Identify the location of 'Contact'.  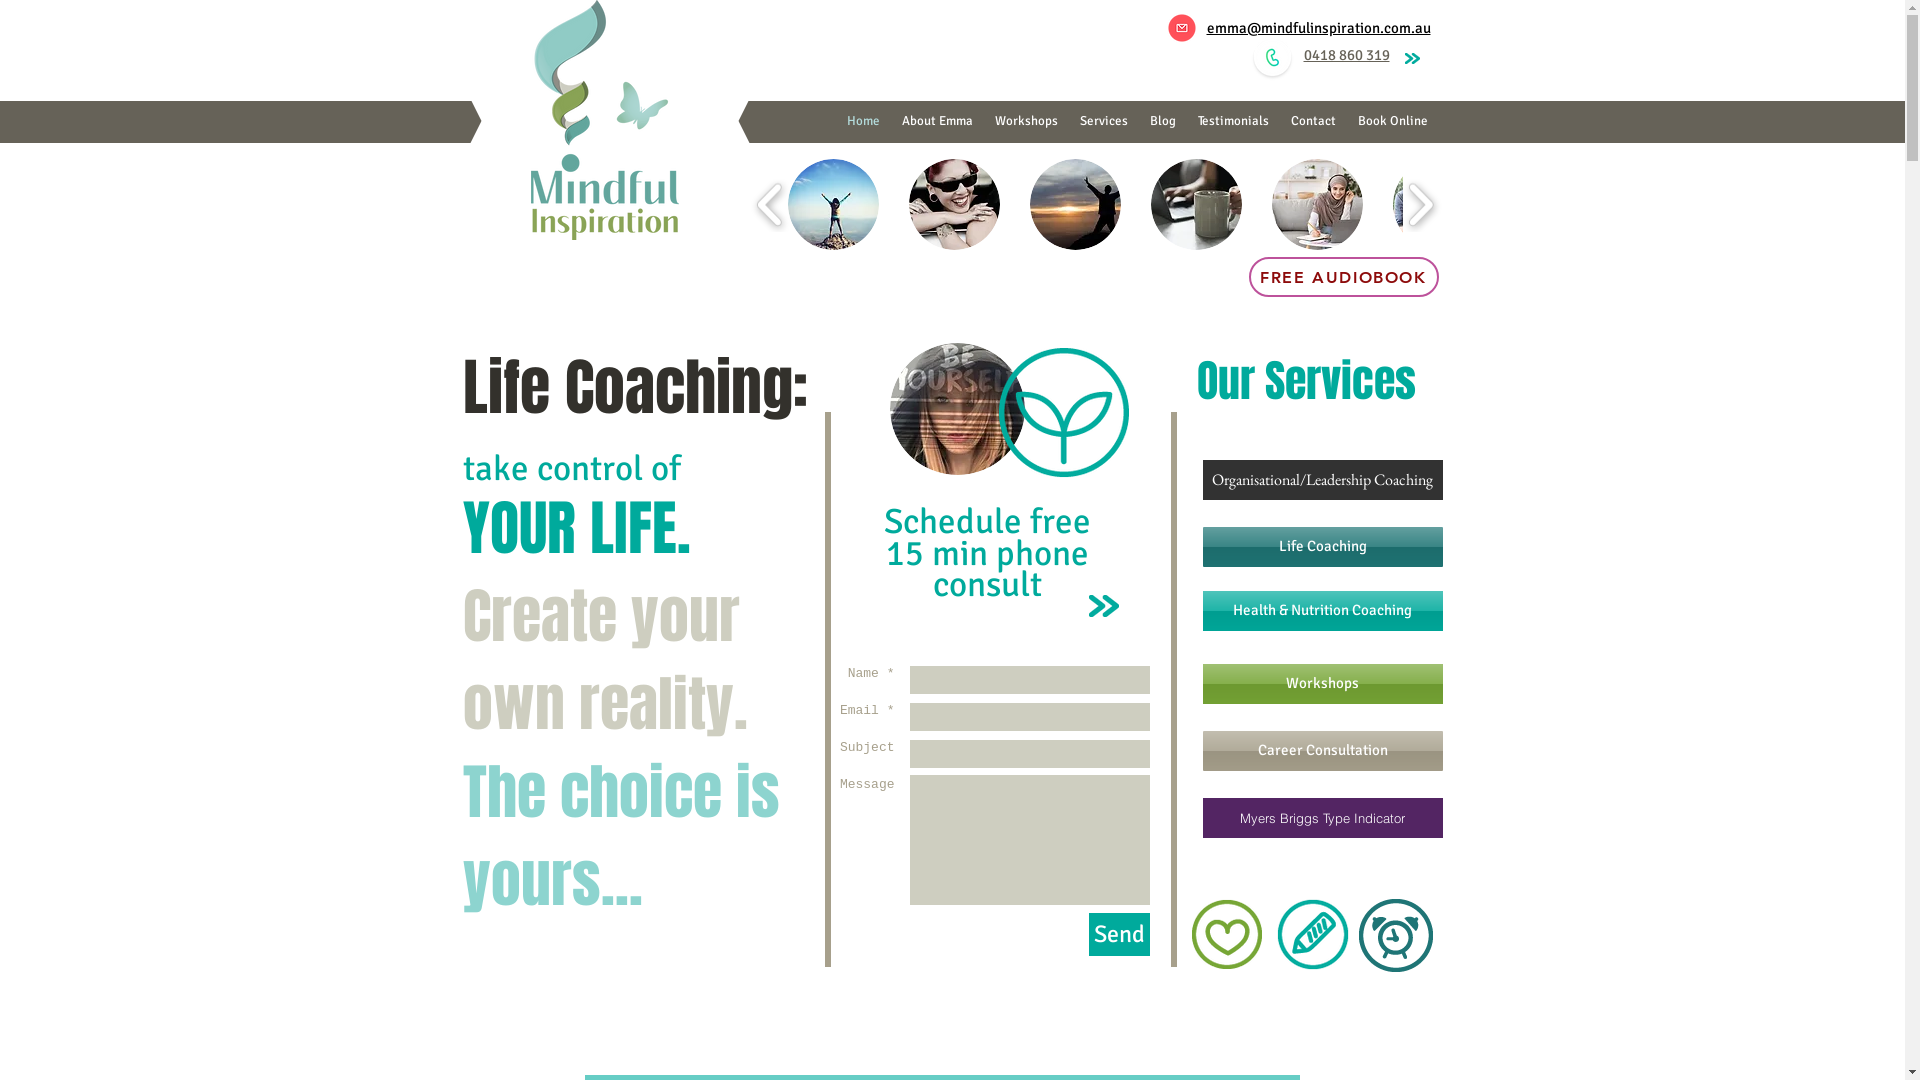
(1313, 121).